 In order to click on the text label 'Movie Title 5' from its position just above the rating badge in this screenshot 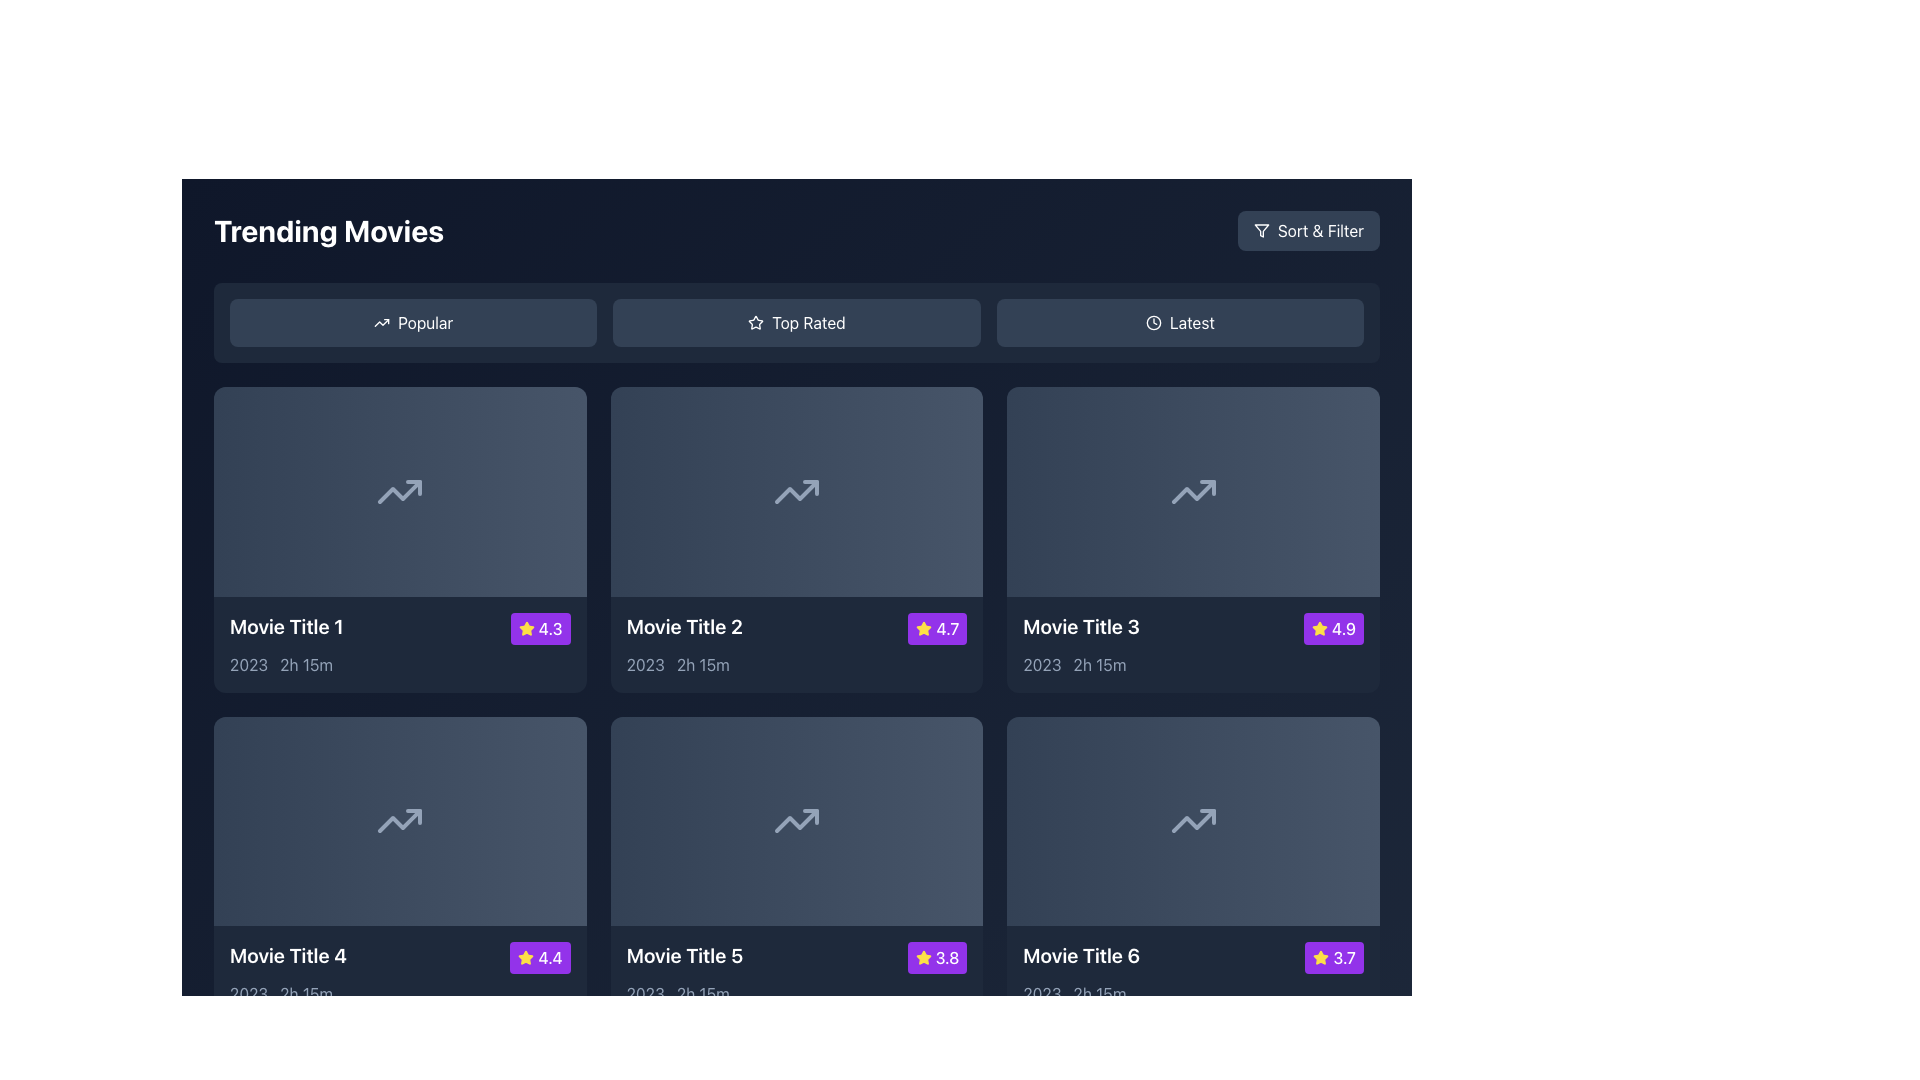, I will do `click(684, 955)`.